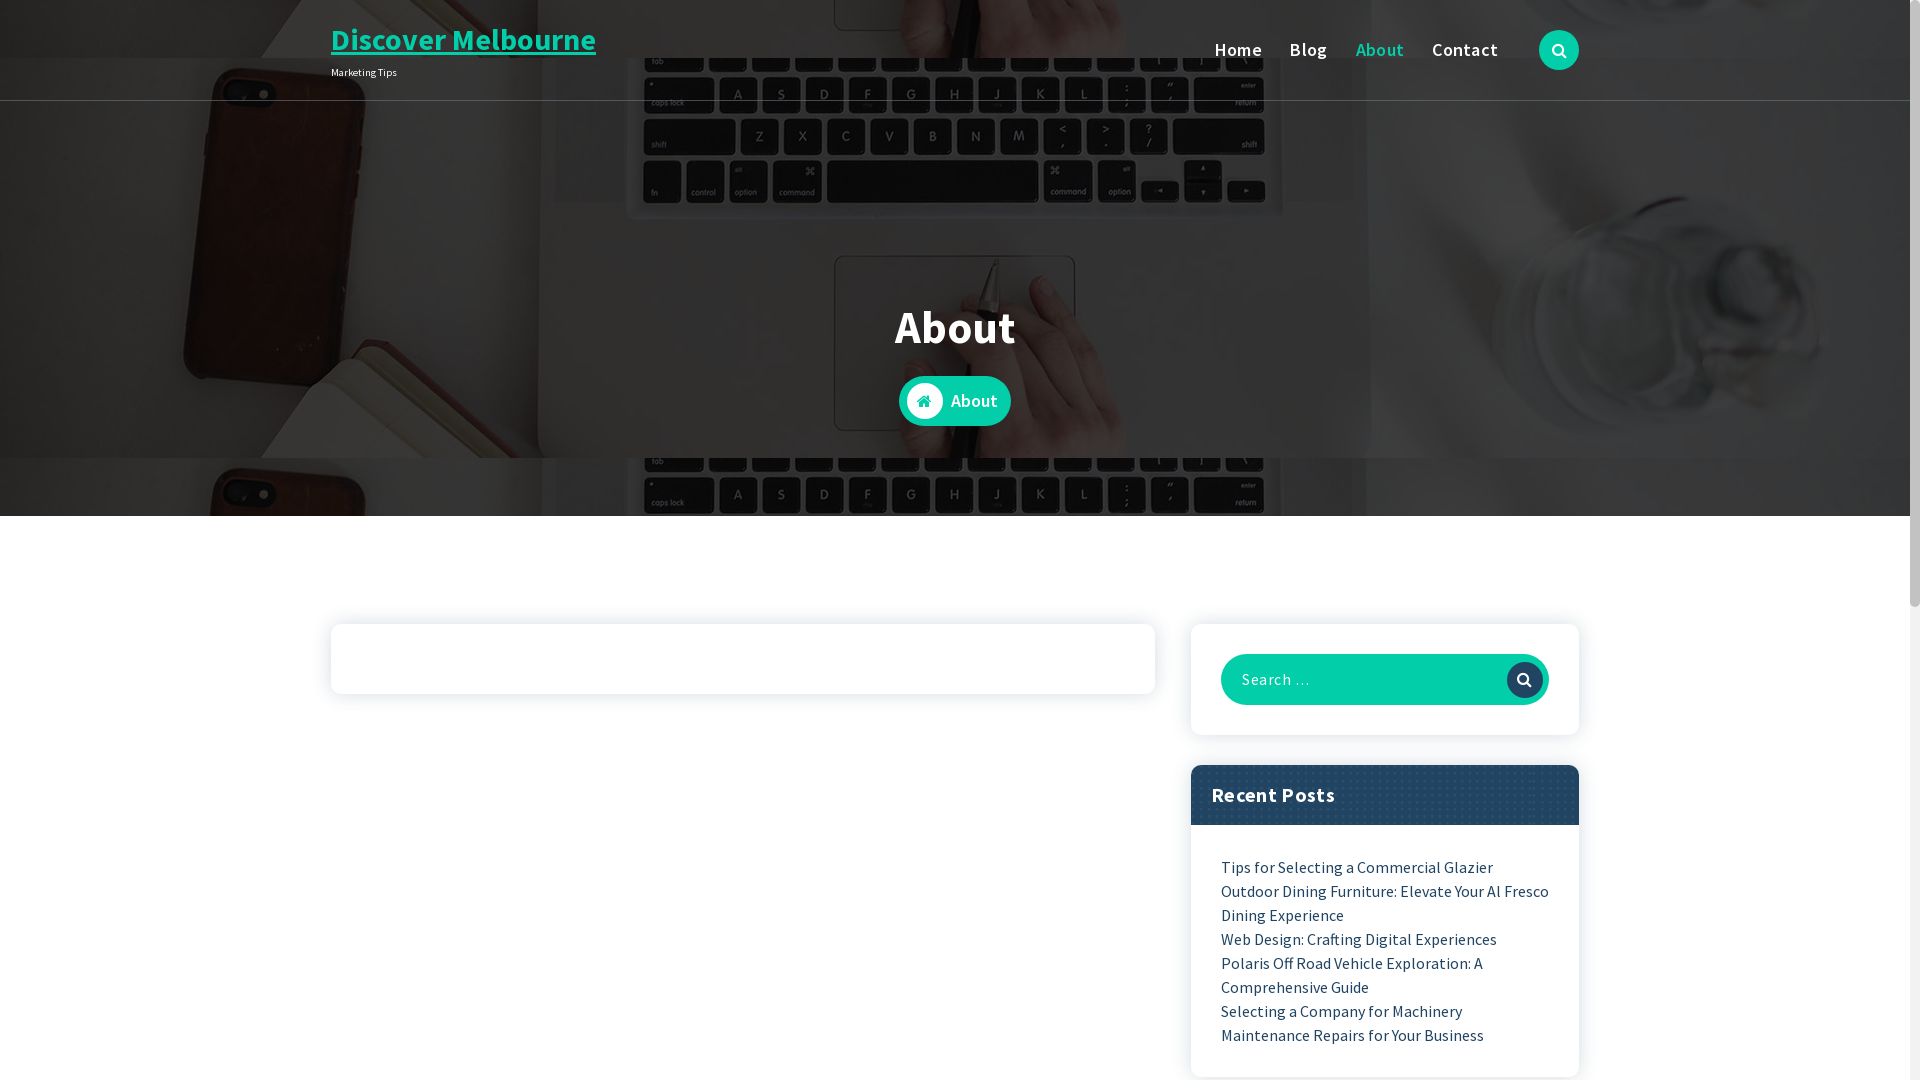 This screenshot has height=1080, width=1920. Describe the element at coordinates (1507, 678) in the screenshot. I see `'Search'` at that location.